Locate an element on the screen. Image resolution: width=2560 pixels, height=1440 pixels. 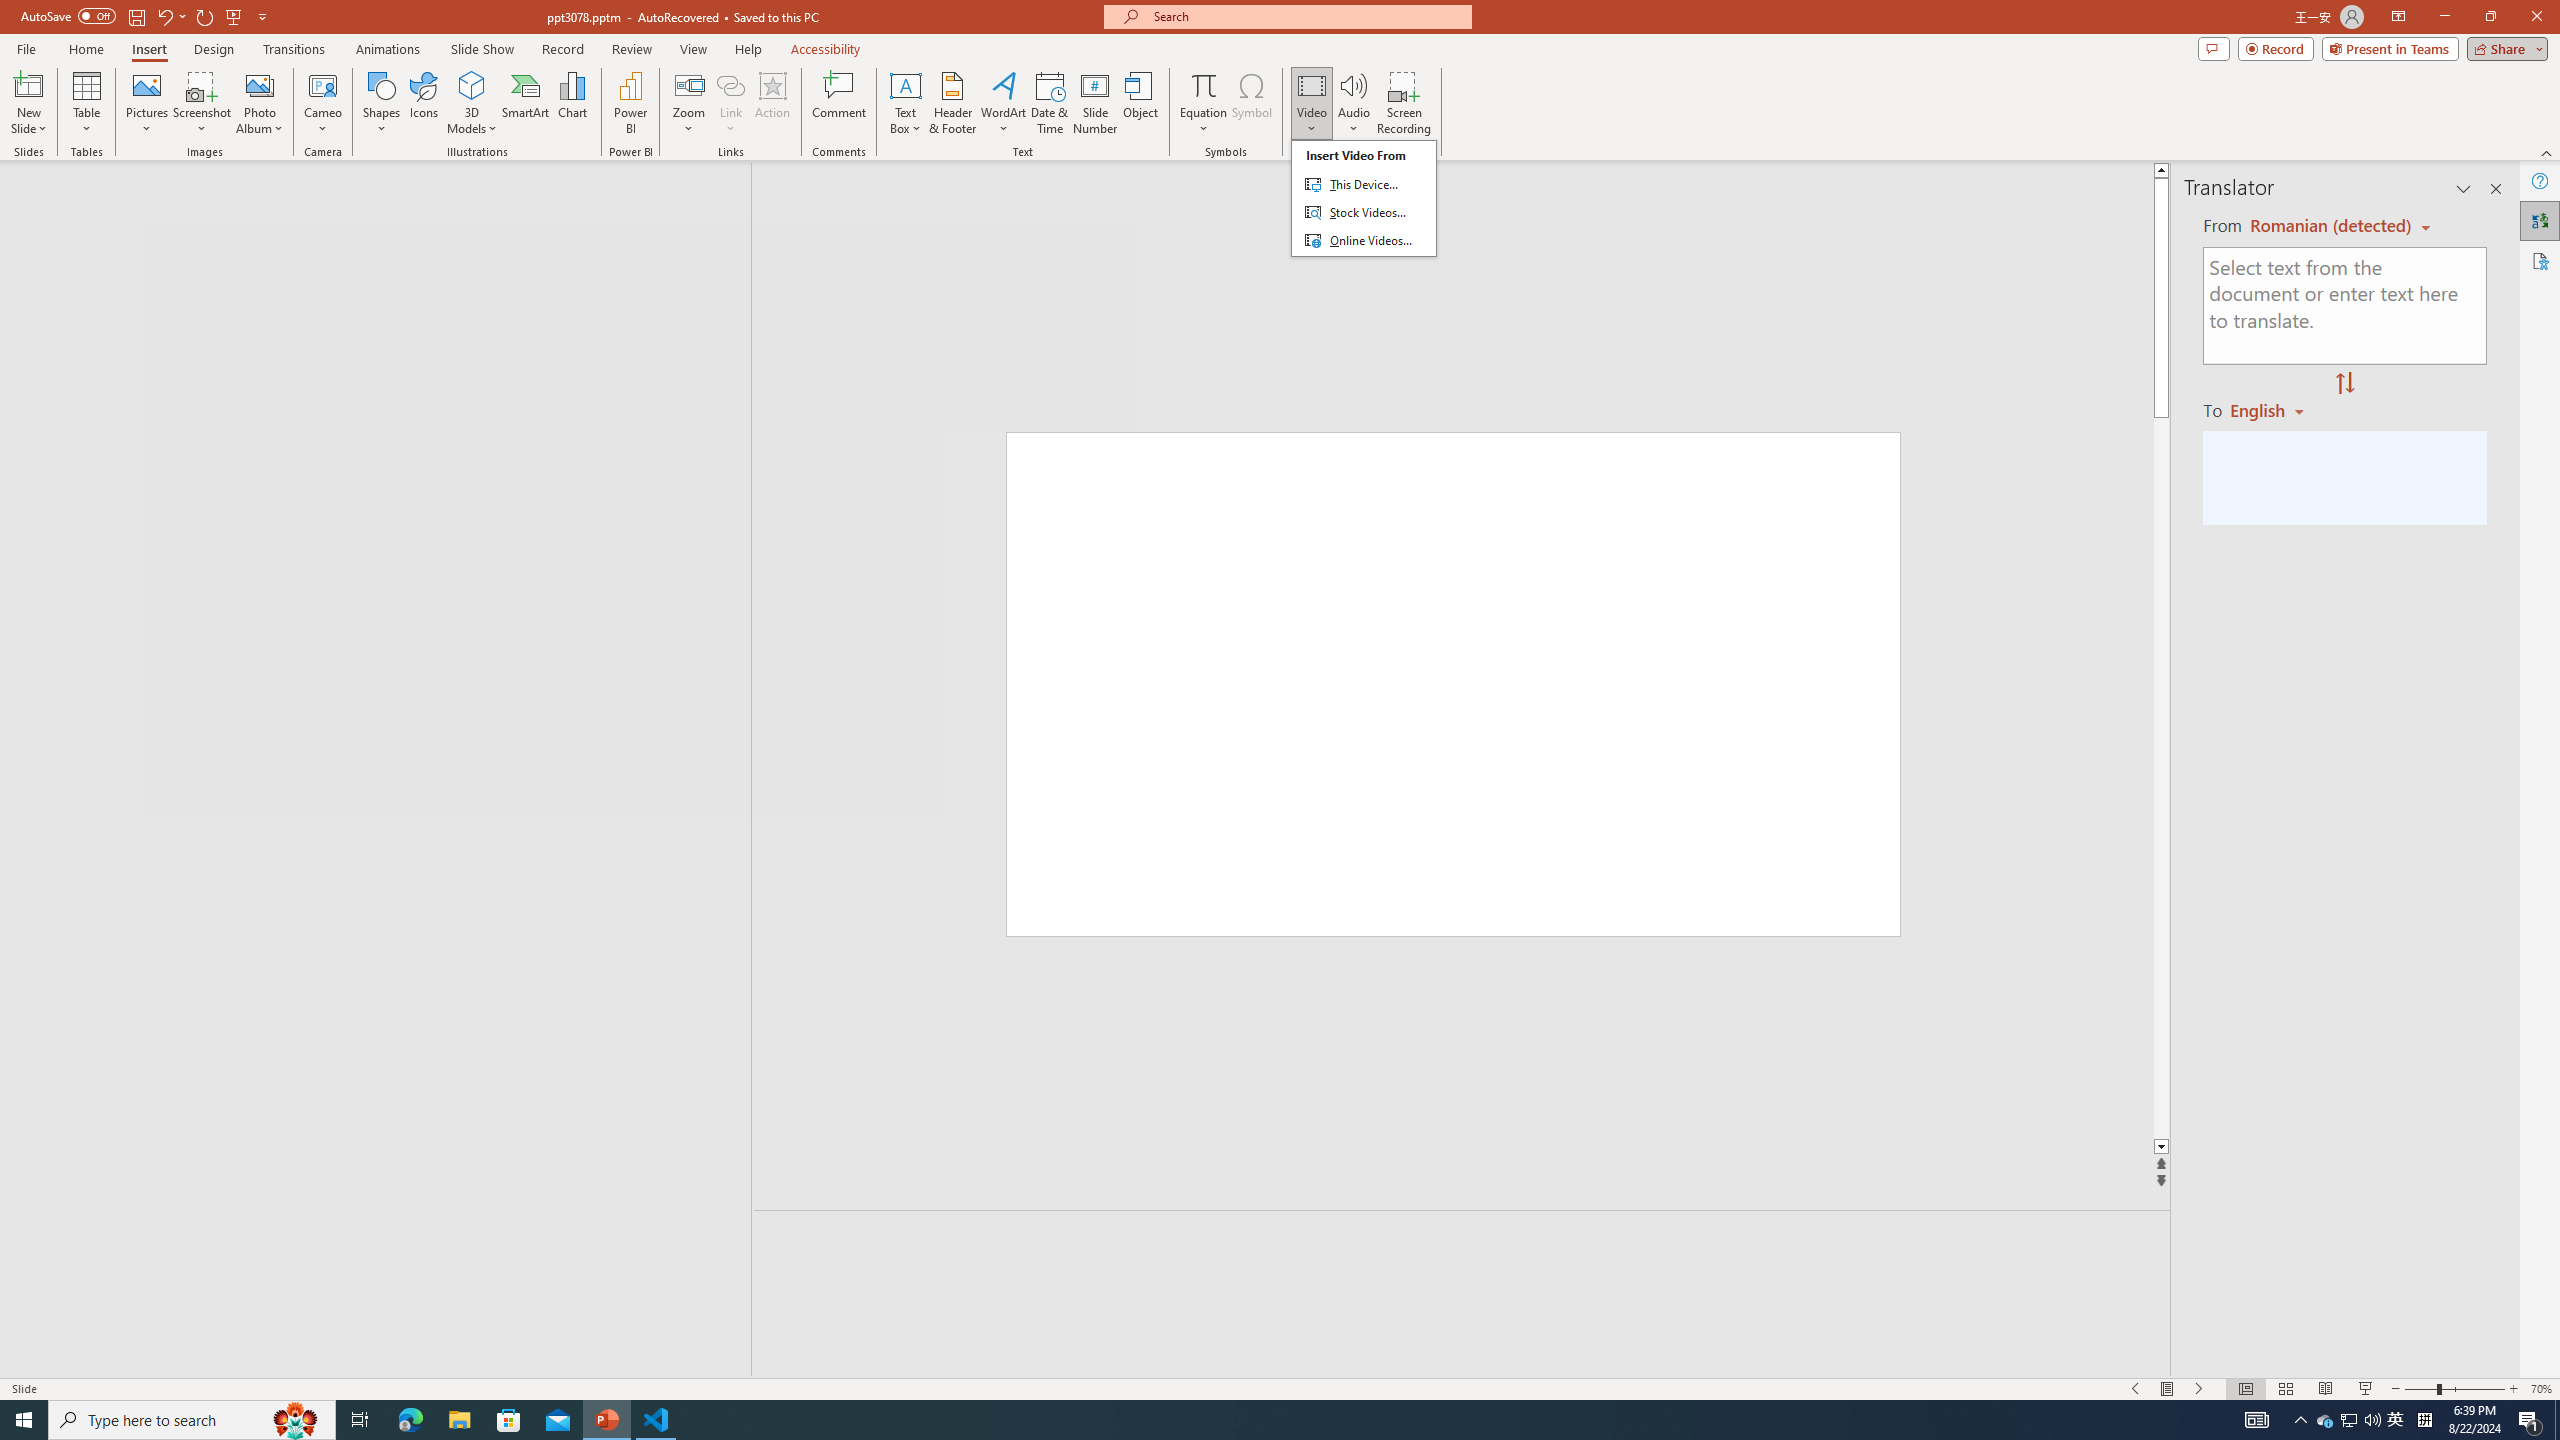
'Link' is located at coordinates (729, 84).